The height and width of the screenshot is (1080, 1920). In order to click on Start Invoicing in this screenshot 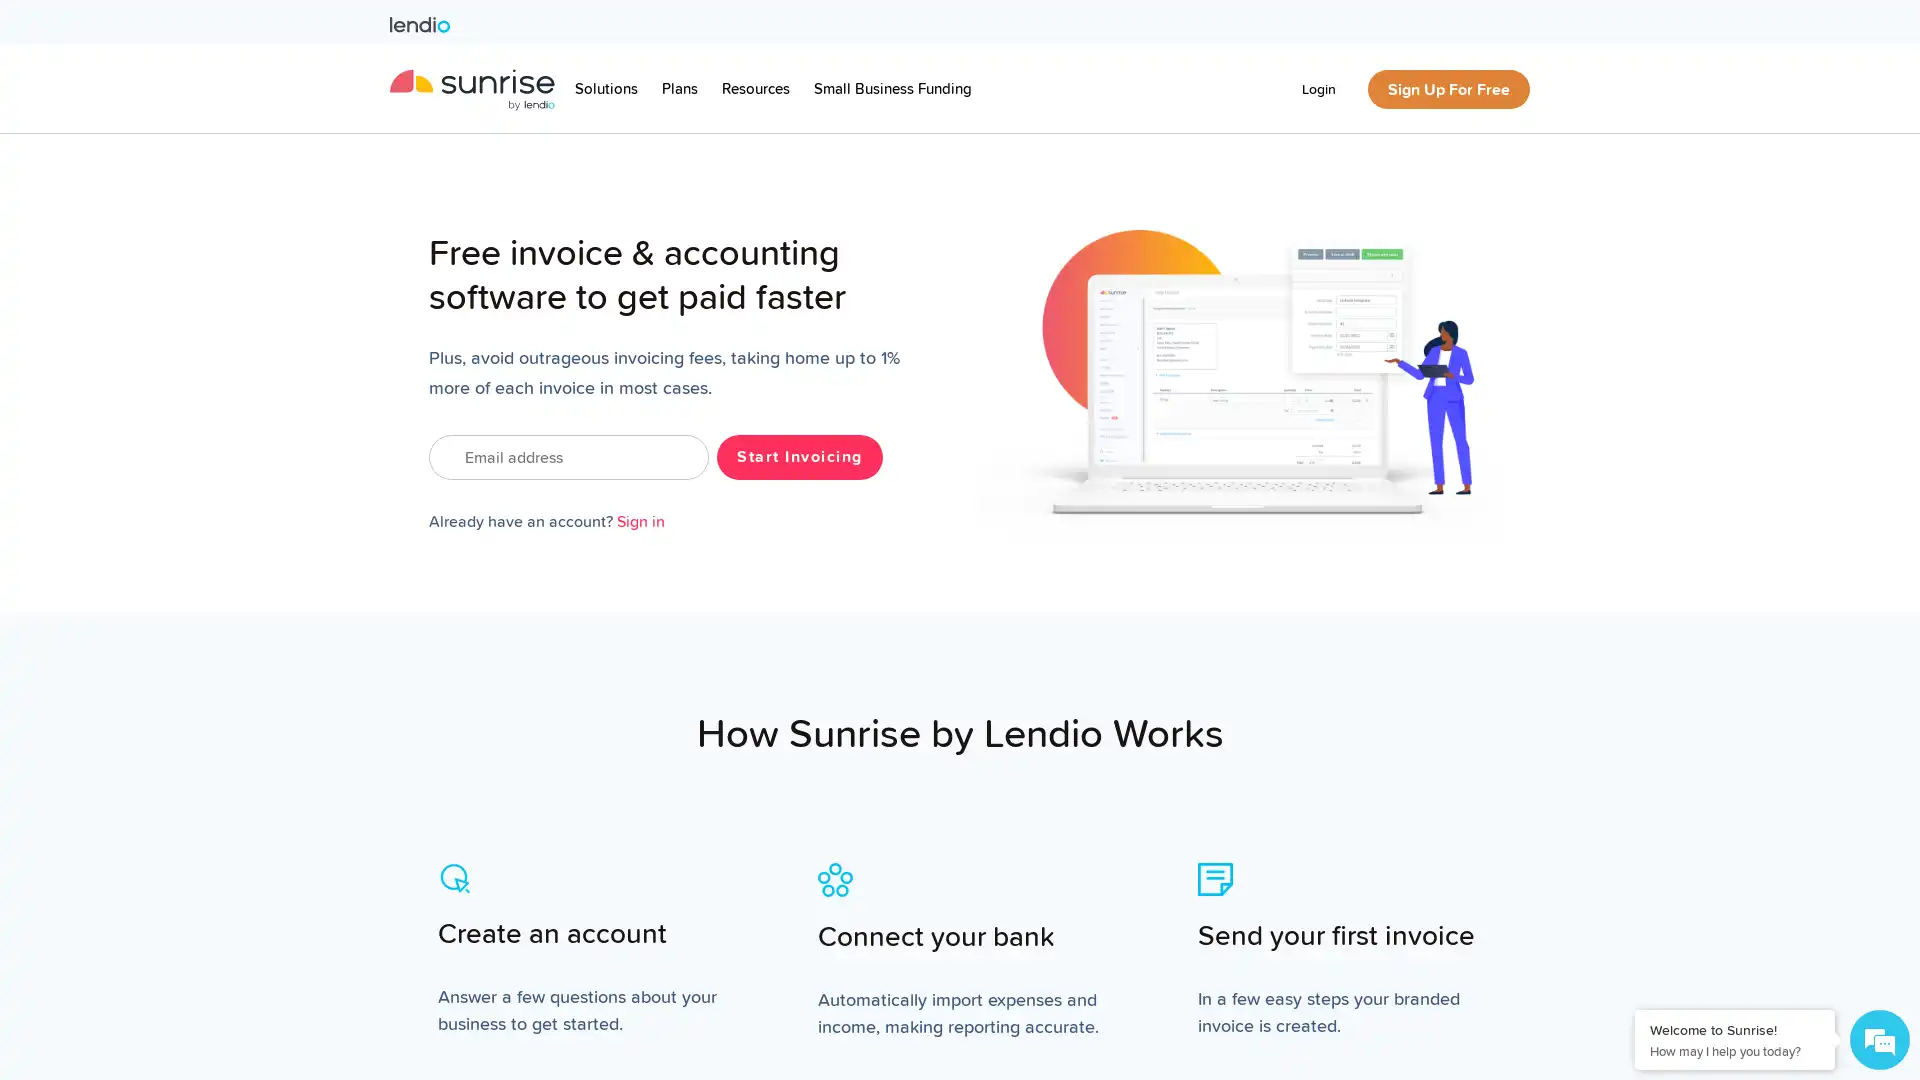, I will do `click(798, 456)`.